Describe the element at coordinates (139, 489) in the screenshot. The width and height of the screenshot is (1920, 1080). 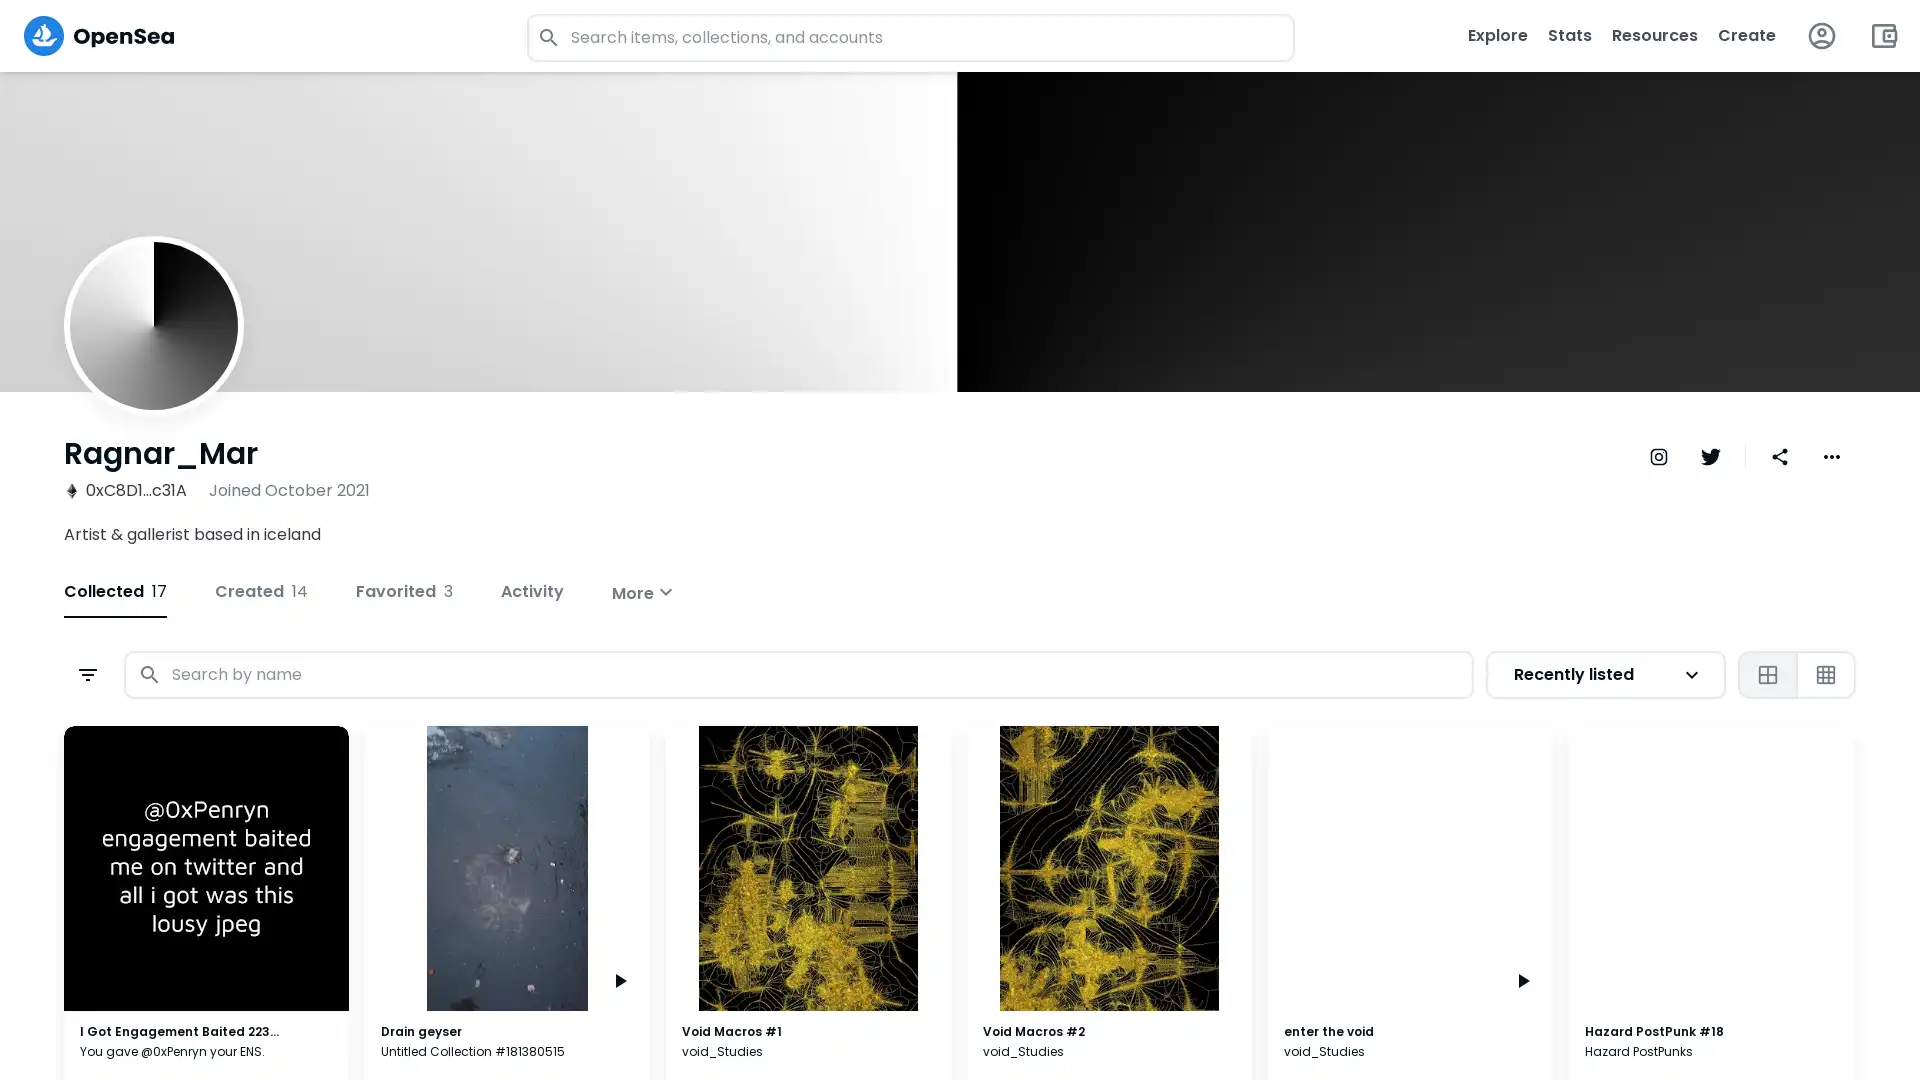
I see `0xC8D1...c31A` at that location.